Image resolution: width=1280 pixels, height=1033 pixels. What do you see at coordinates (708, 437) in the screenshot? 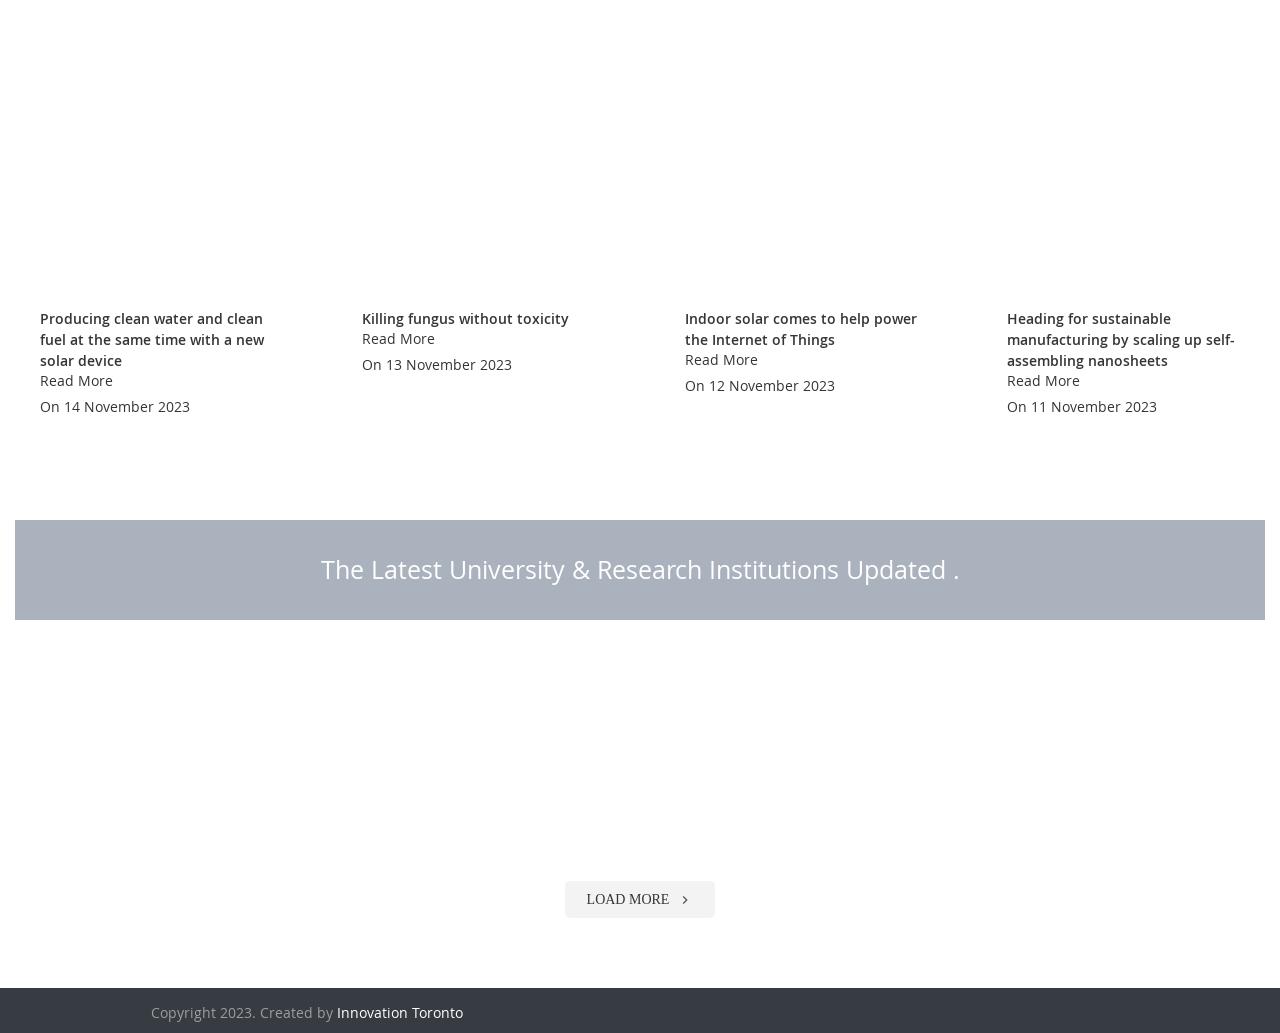
I see `'12 November 2023'` at bounding box center [708, 437].